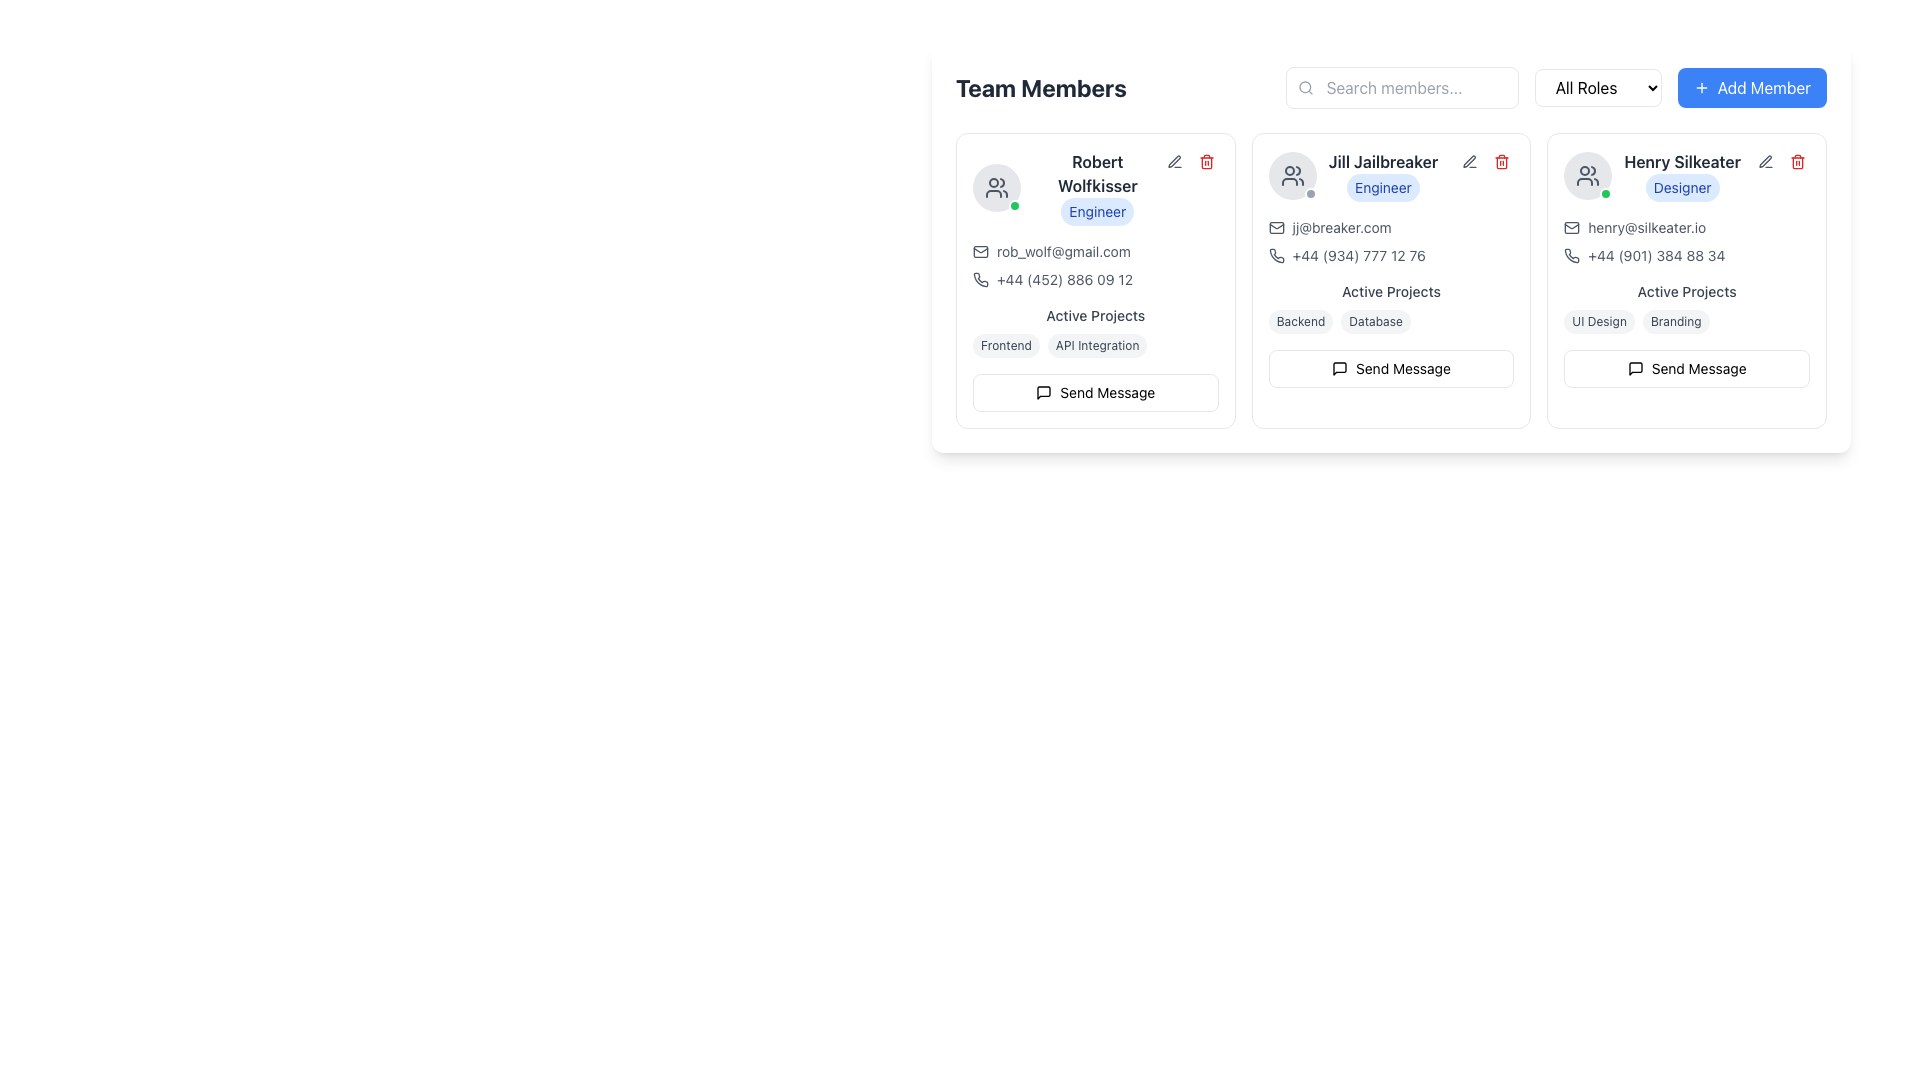 The height and width of the screenshot is (1080, 1920). I want to click on the small, stylized phone icon located in the 'Team Members' section for 'Jill Jailbreaker', positioned below the email address and adjacent to the phone number, so click(1275, 254).